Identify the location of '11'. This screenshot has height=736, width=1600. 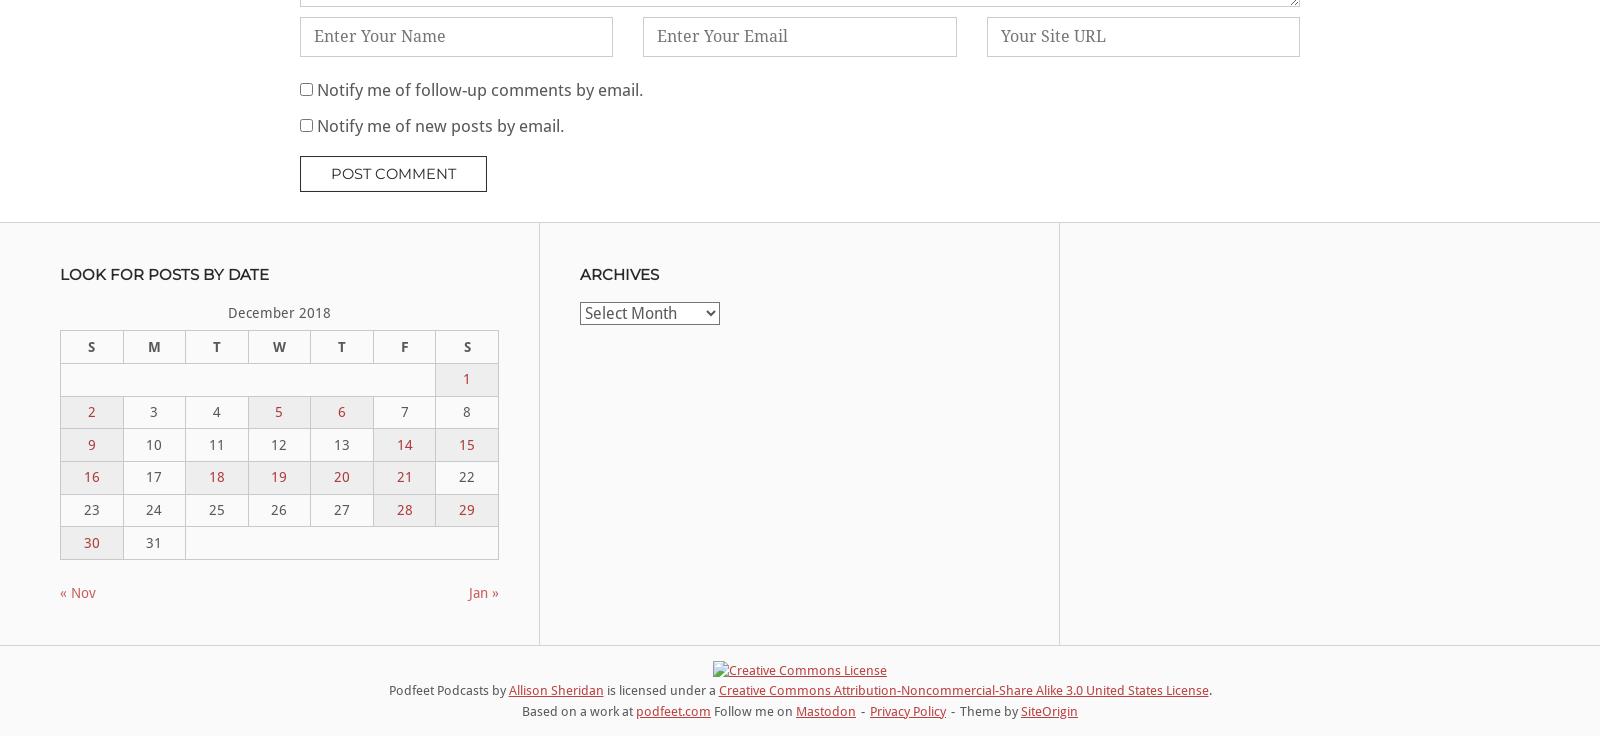
(216, 444).